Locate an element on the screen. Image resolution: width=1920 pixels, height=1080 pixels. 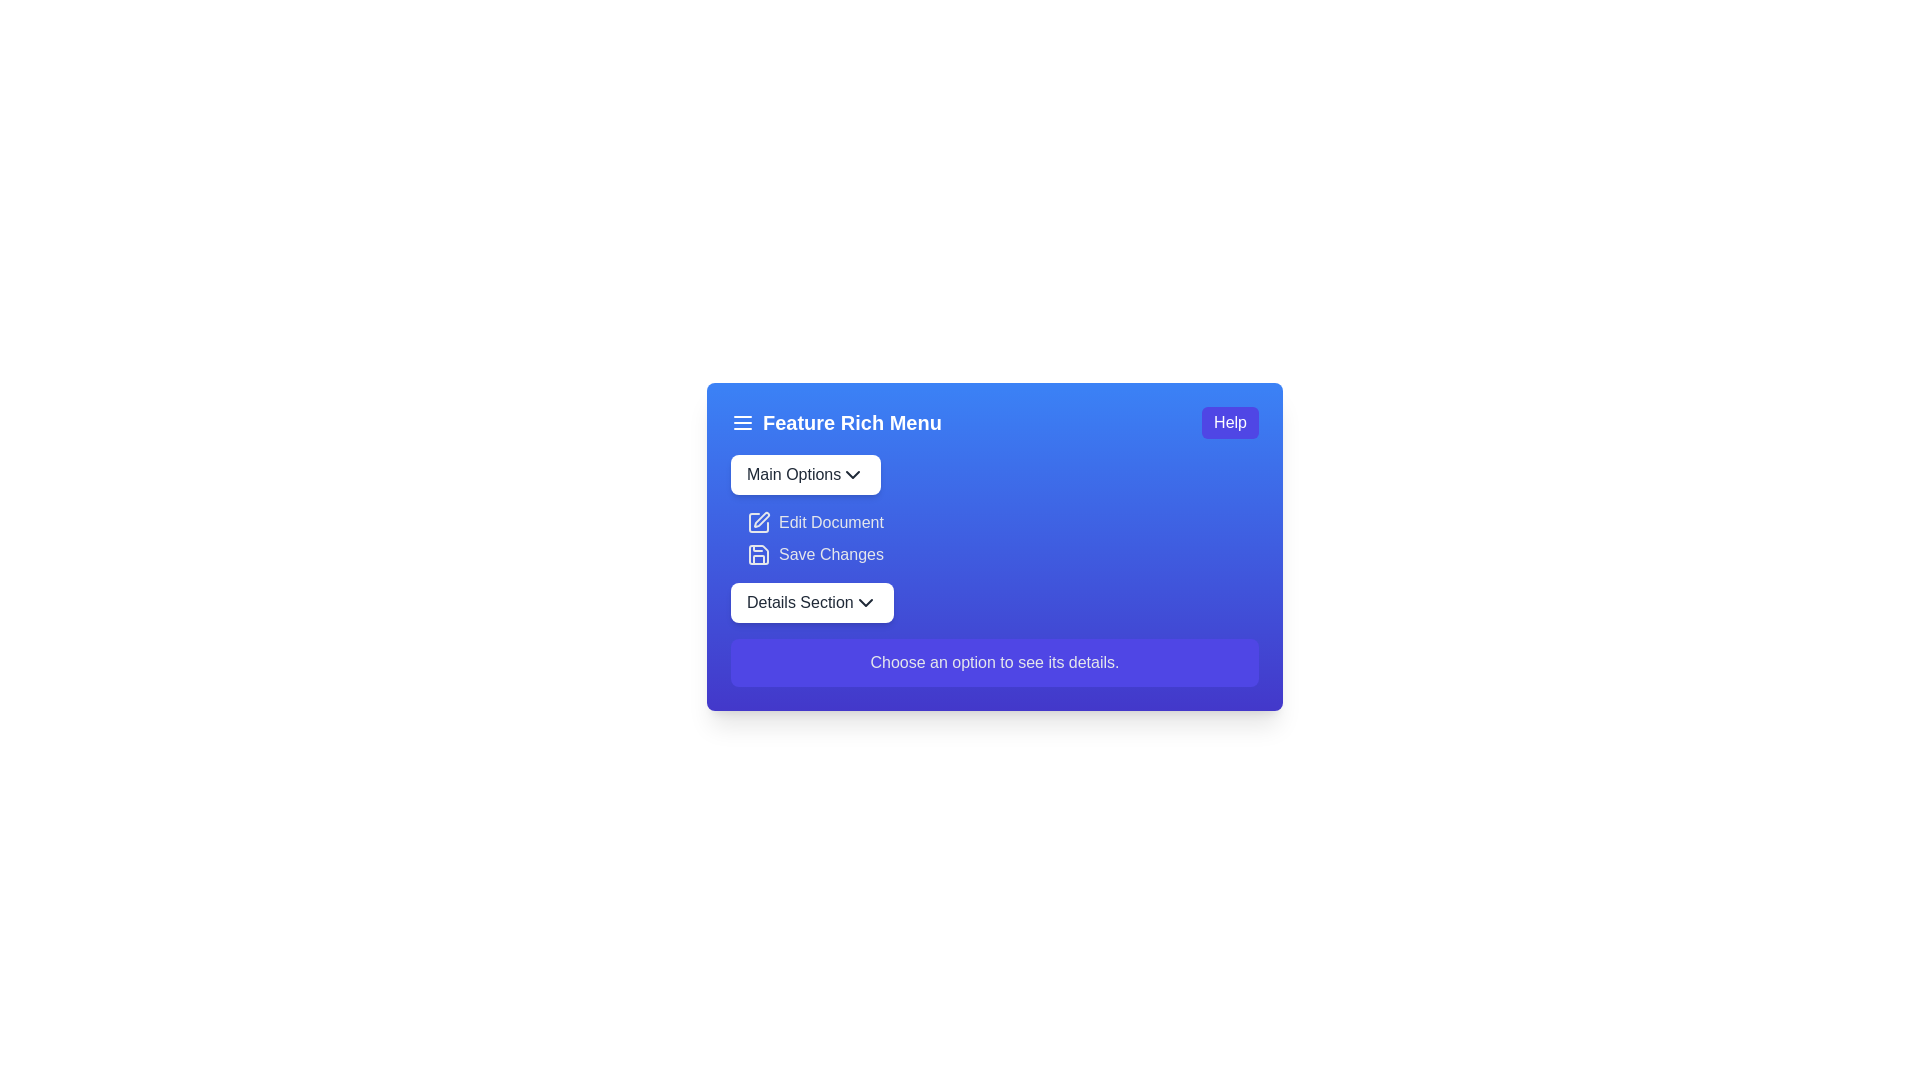
the button located in the second row of the 'Feature Rich Menu' card under the 'Main Options' button to initiate document editing is located at coordinates (815, 522).